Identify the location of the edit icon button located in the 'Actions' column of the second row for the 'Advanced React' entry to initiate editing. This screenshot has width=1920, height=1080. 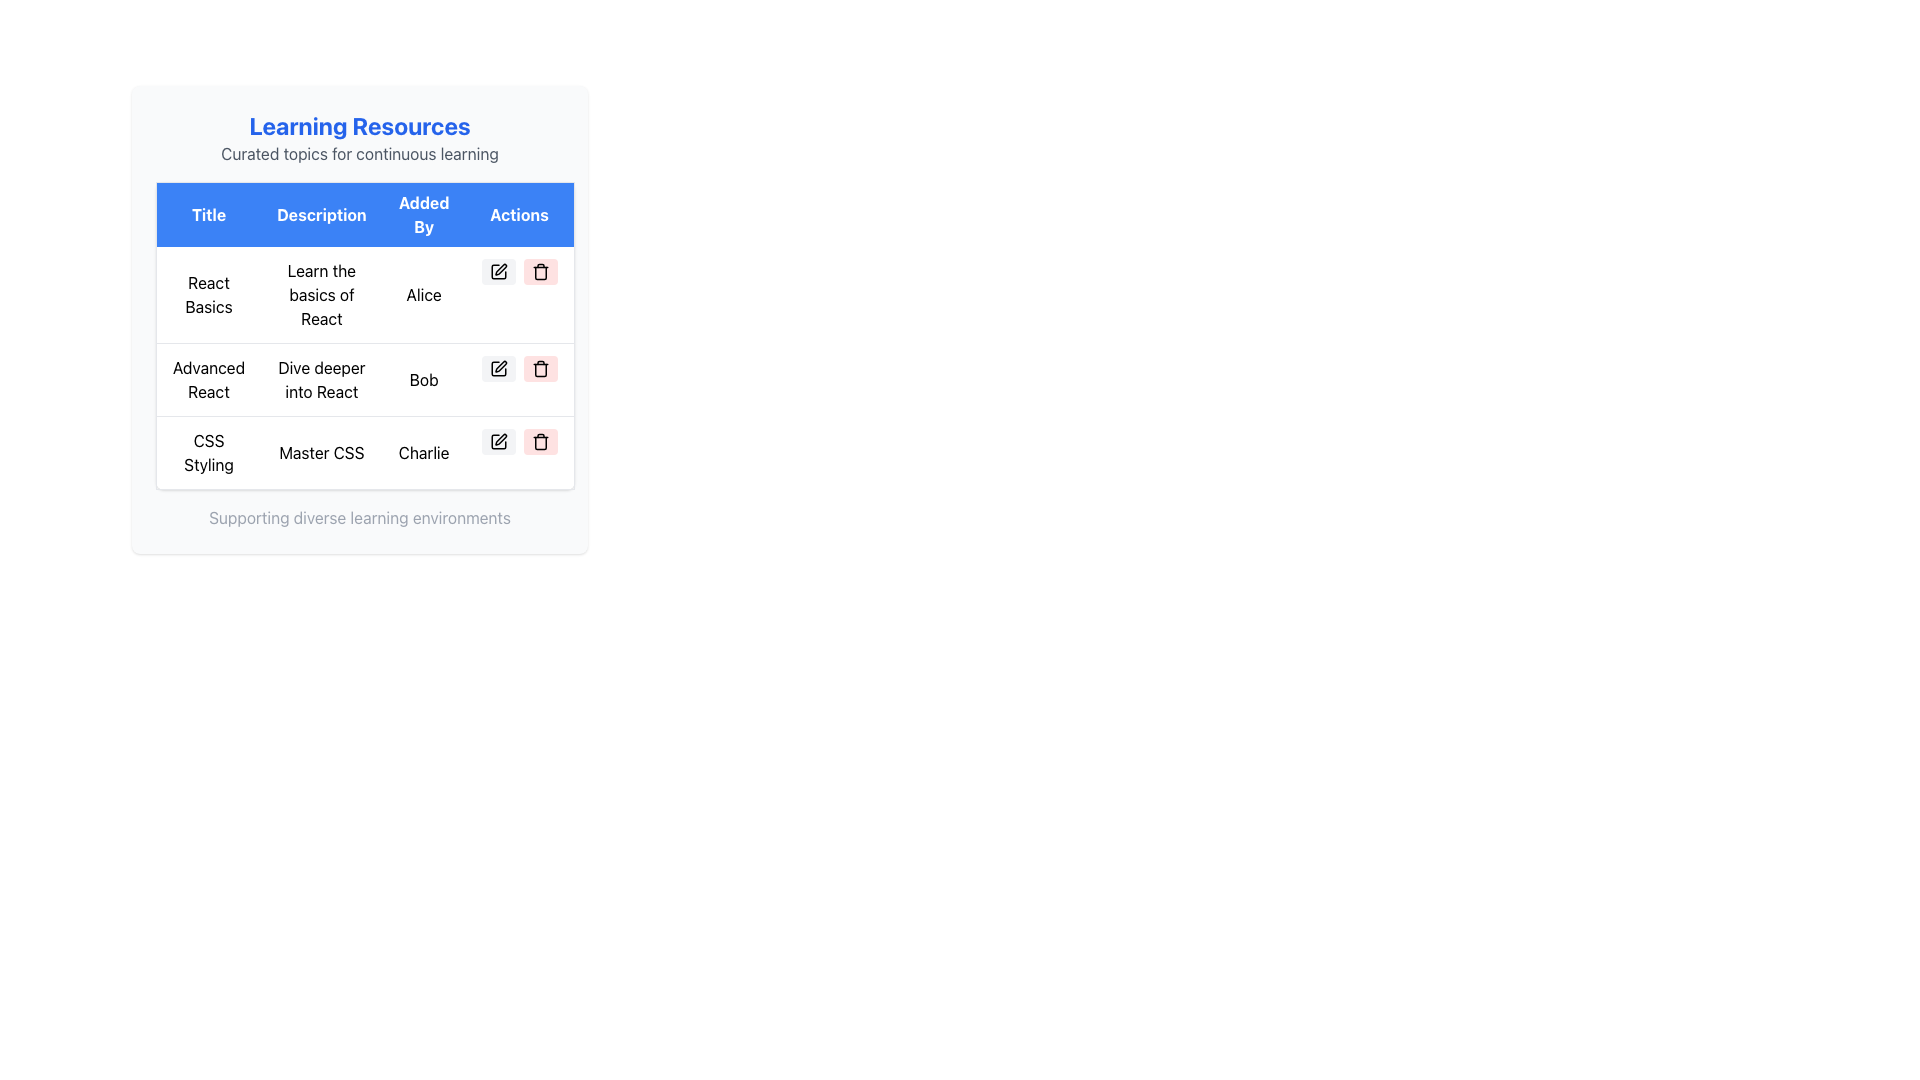
(498, 369).